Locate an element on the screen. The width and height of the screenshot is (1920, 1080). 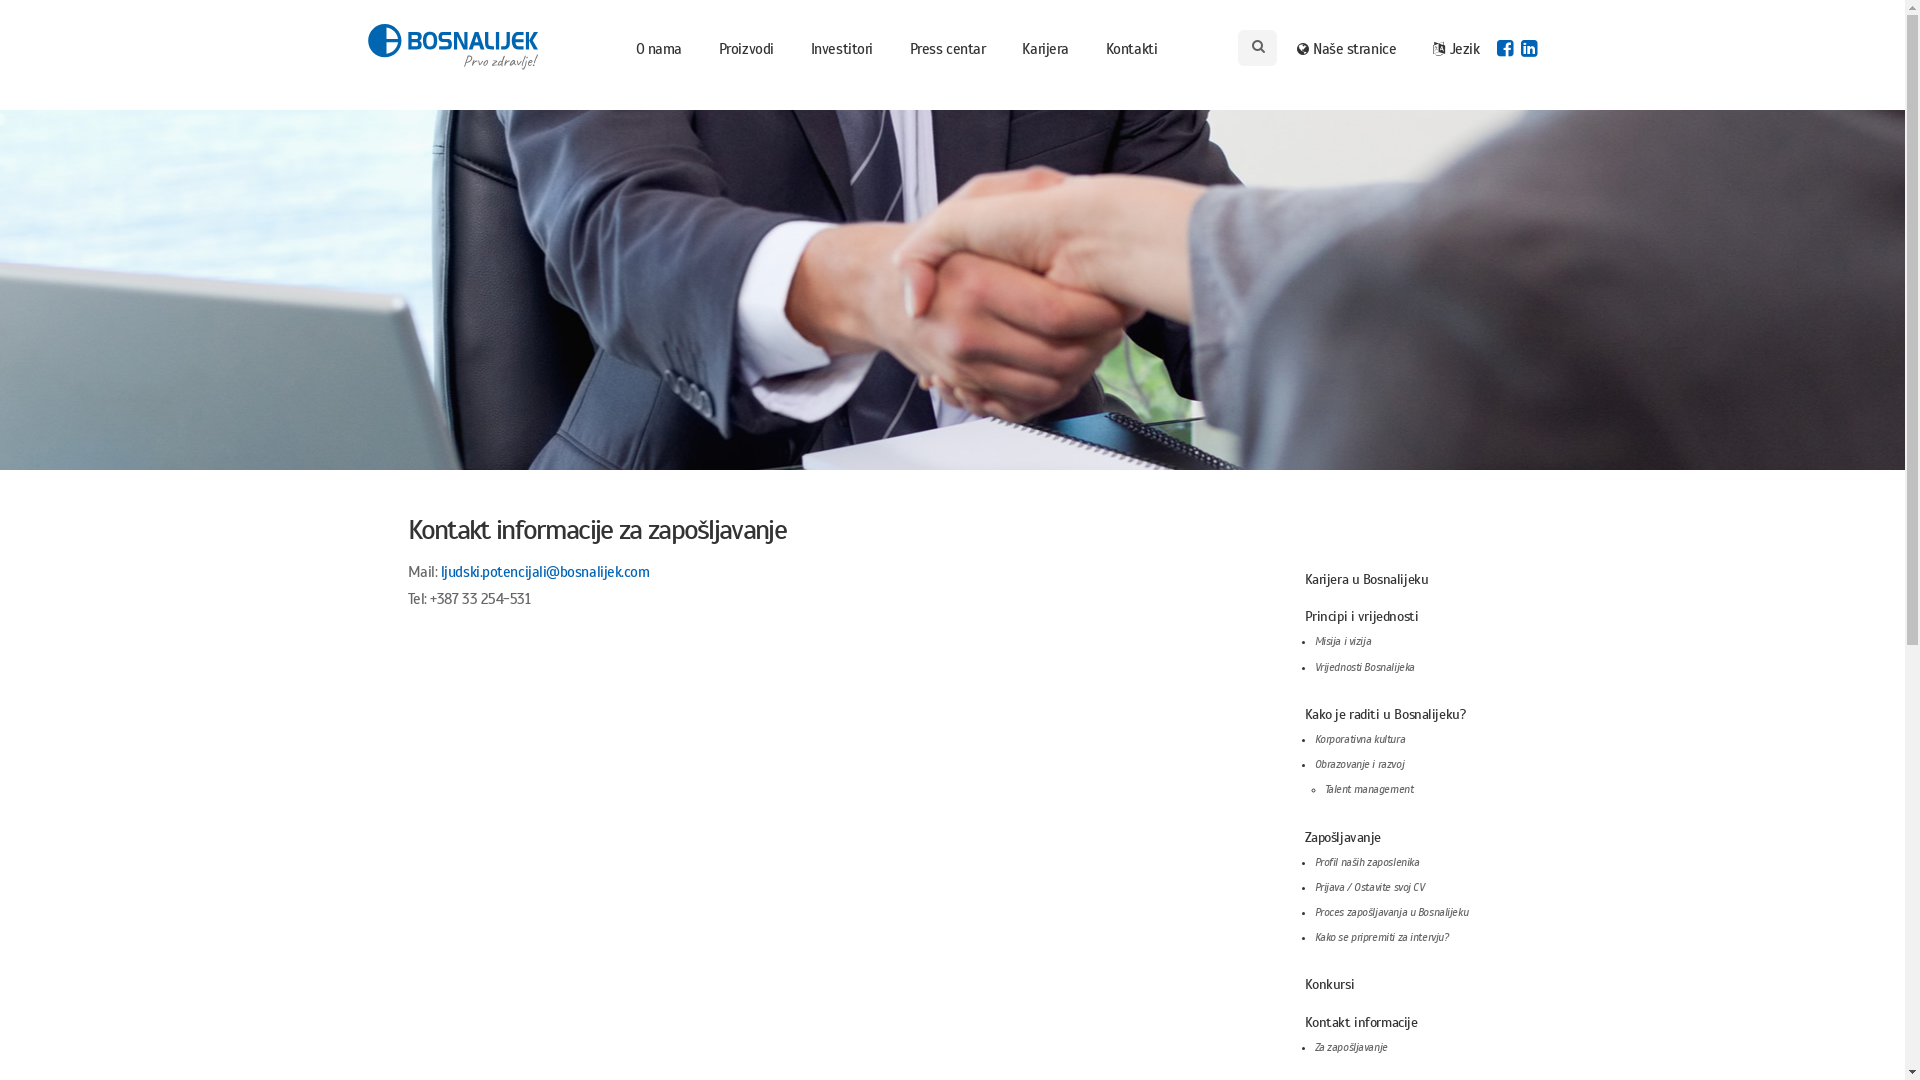
'Kako je raditi u Bosnalijeku?' is located at coordinates (1304, 713).